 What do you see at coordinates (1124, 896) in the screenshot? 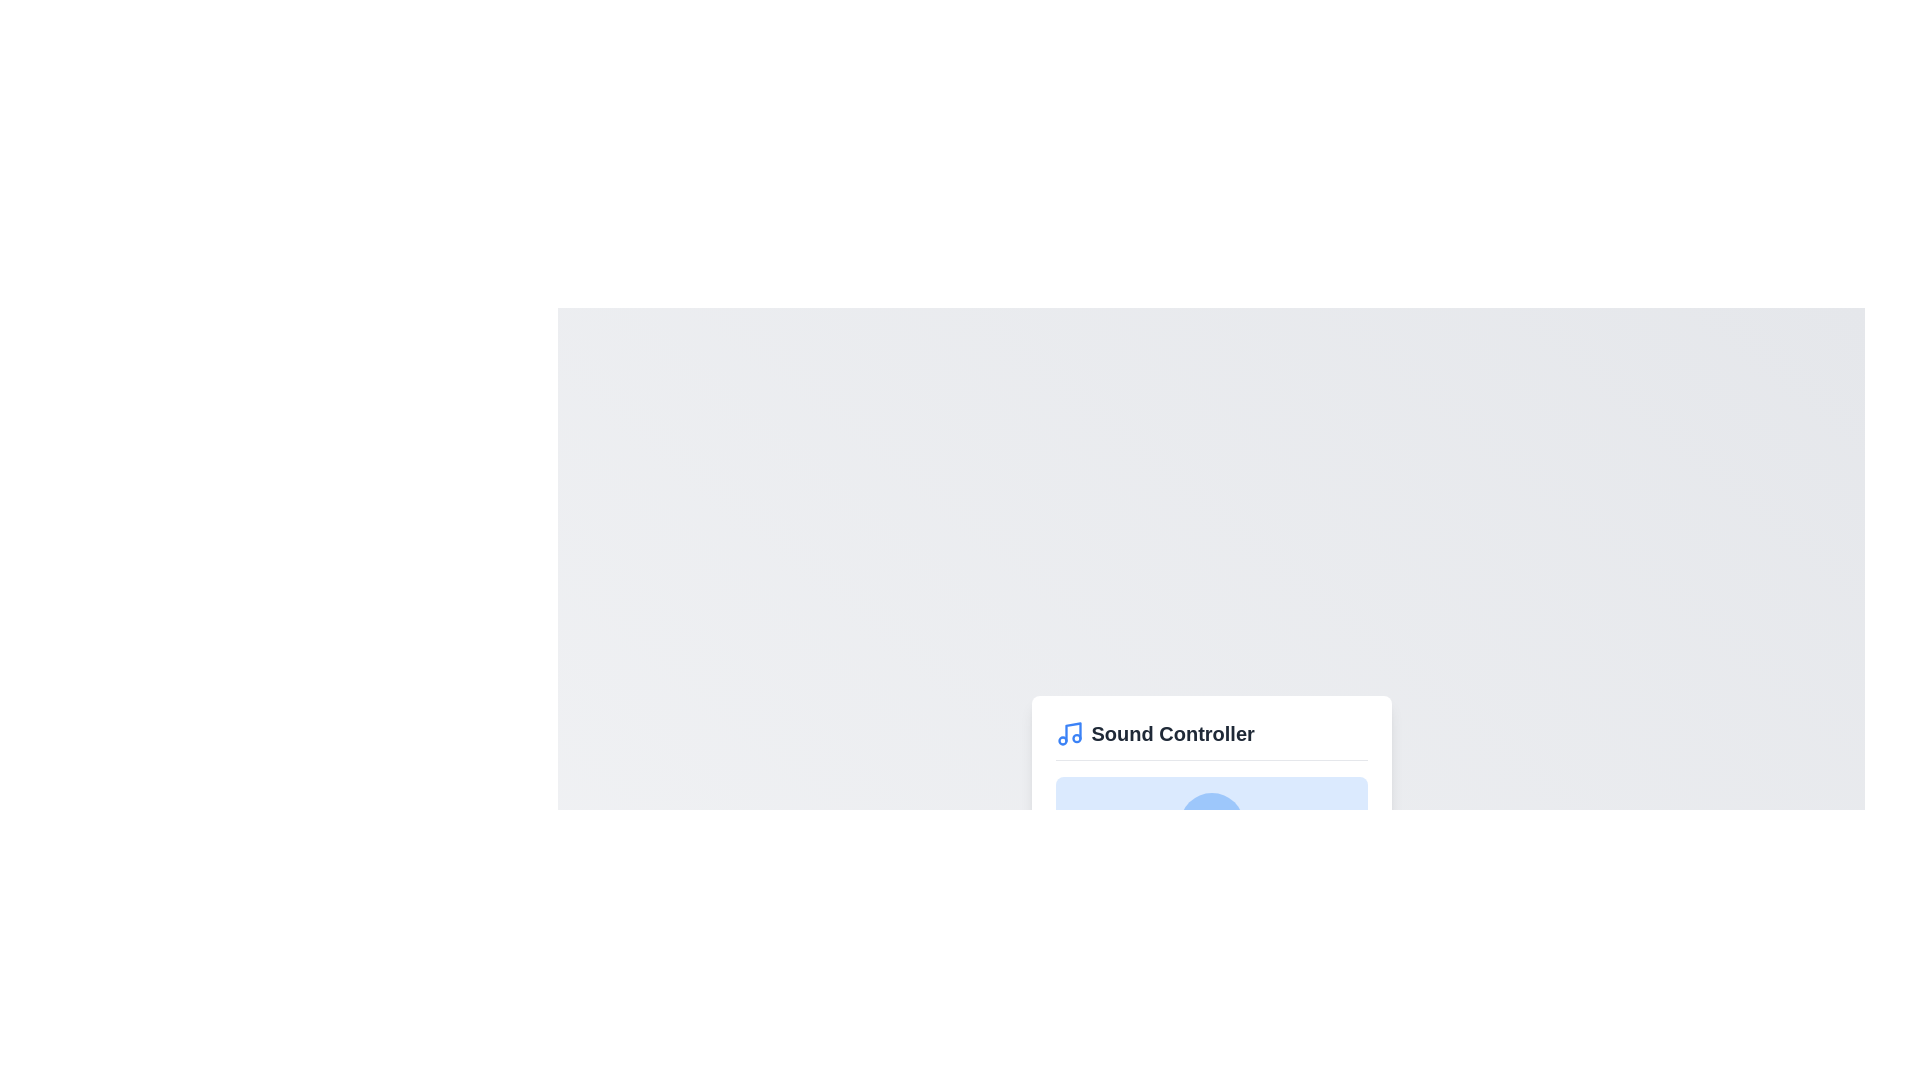
I see `the volume to 22% by interacting with the slider` at bounding box center [1124, 896].